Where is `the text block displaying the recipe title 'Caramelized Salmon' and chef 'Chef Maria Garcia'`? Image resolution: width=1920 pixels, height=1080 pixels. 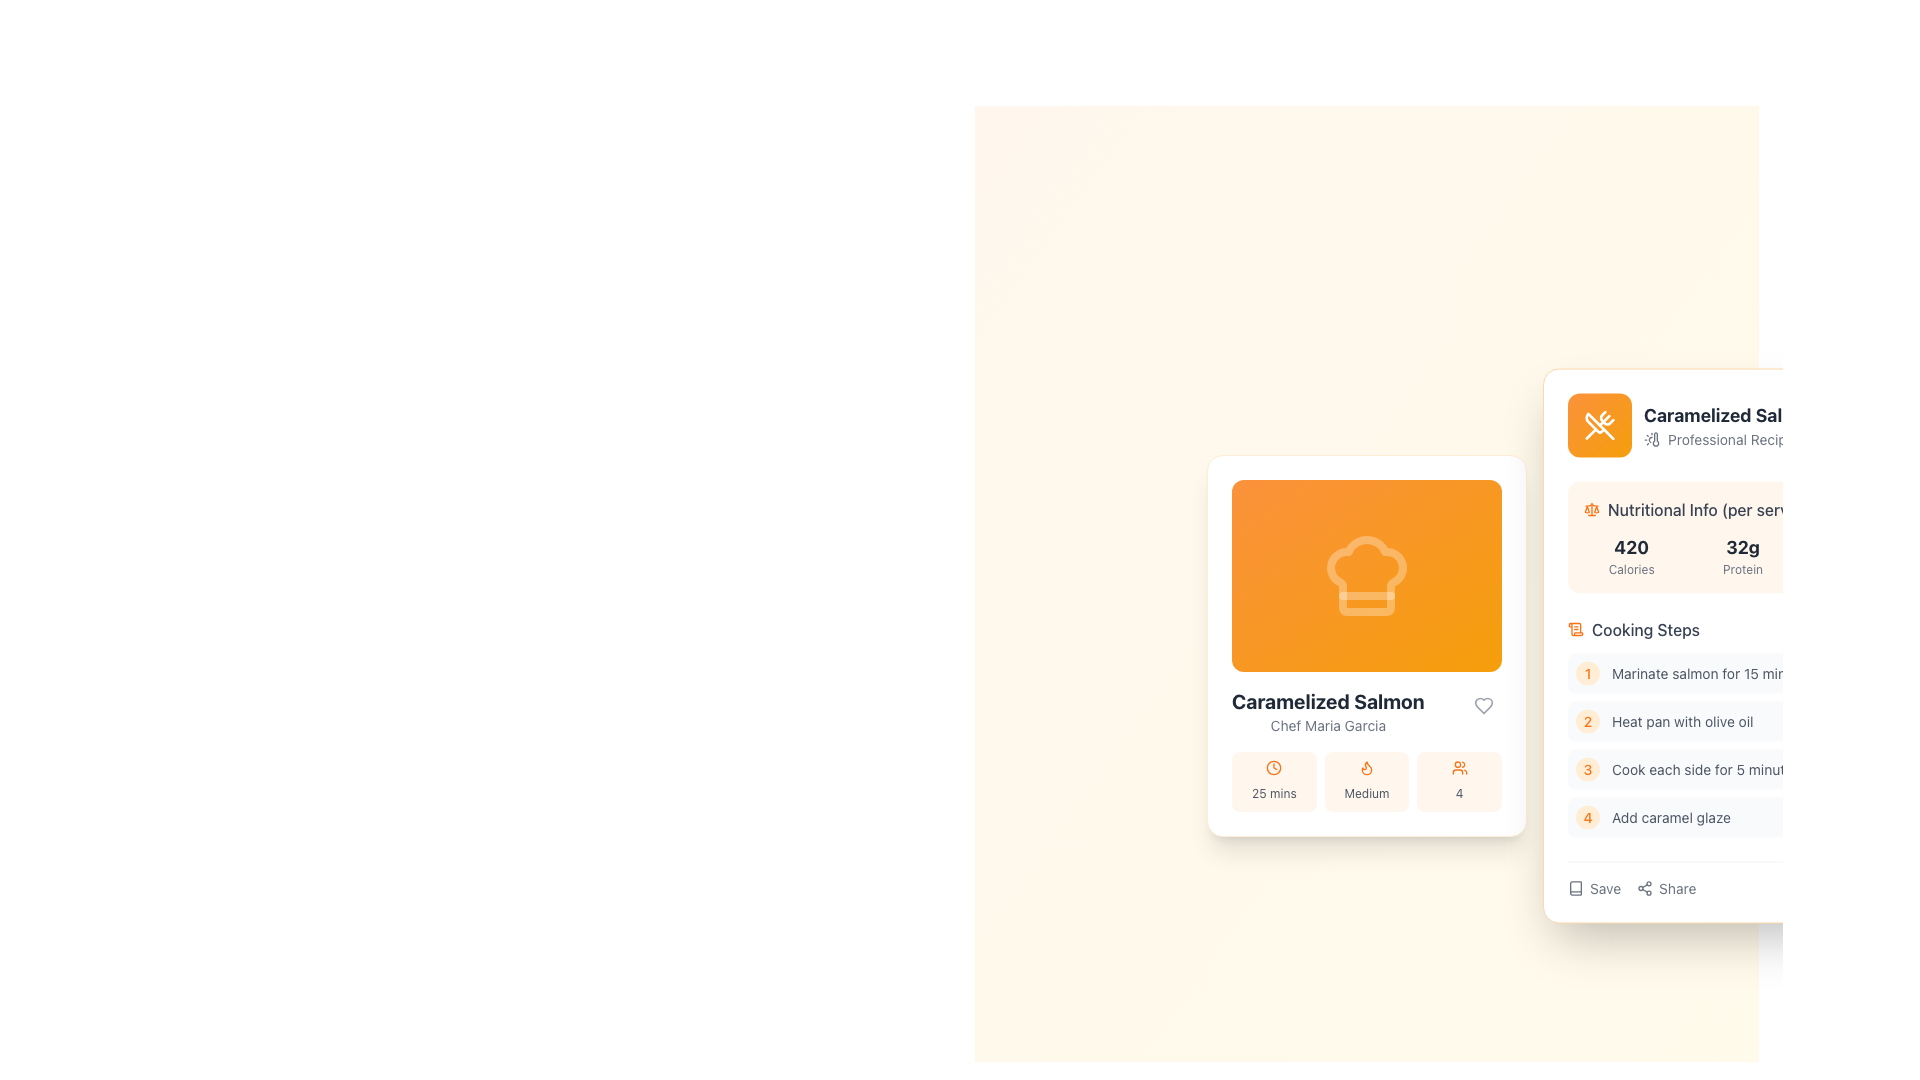 the text block displaying the recipe title 'Caramelized Salmon' and chef 'Chef Maria Garcia' is located at coordinates (1328, 711).